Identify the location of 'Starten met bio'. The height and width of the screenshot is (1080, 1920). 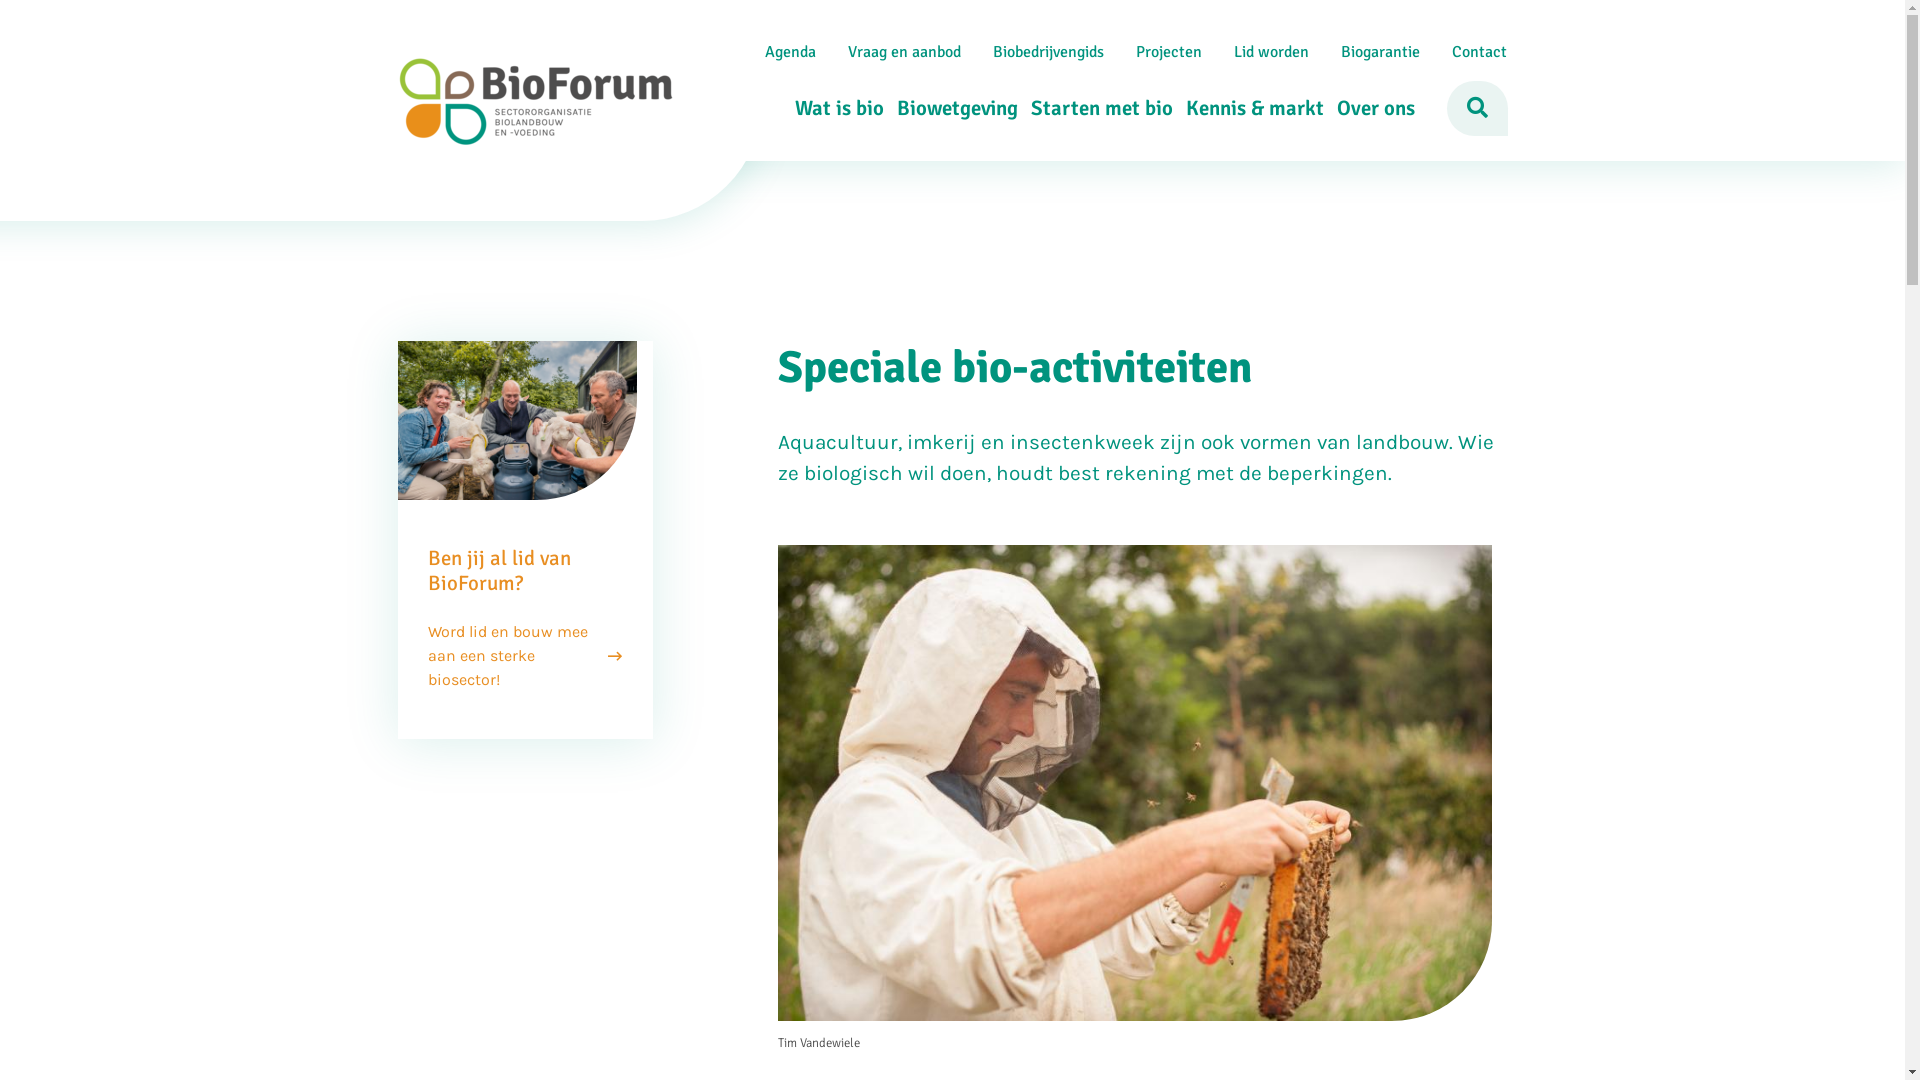
(1094, 108).